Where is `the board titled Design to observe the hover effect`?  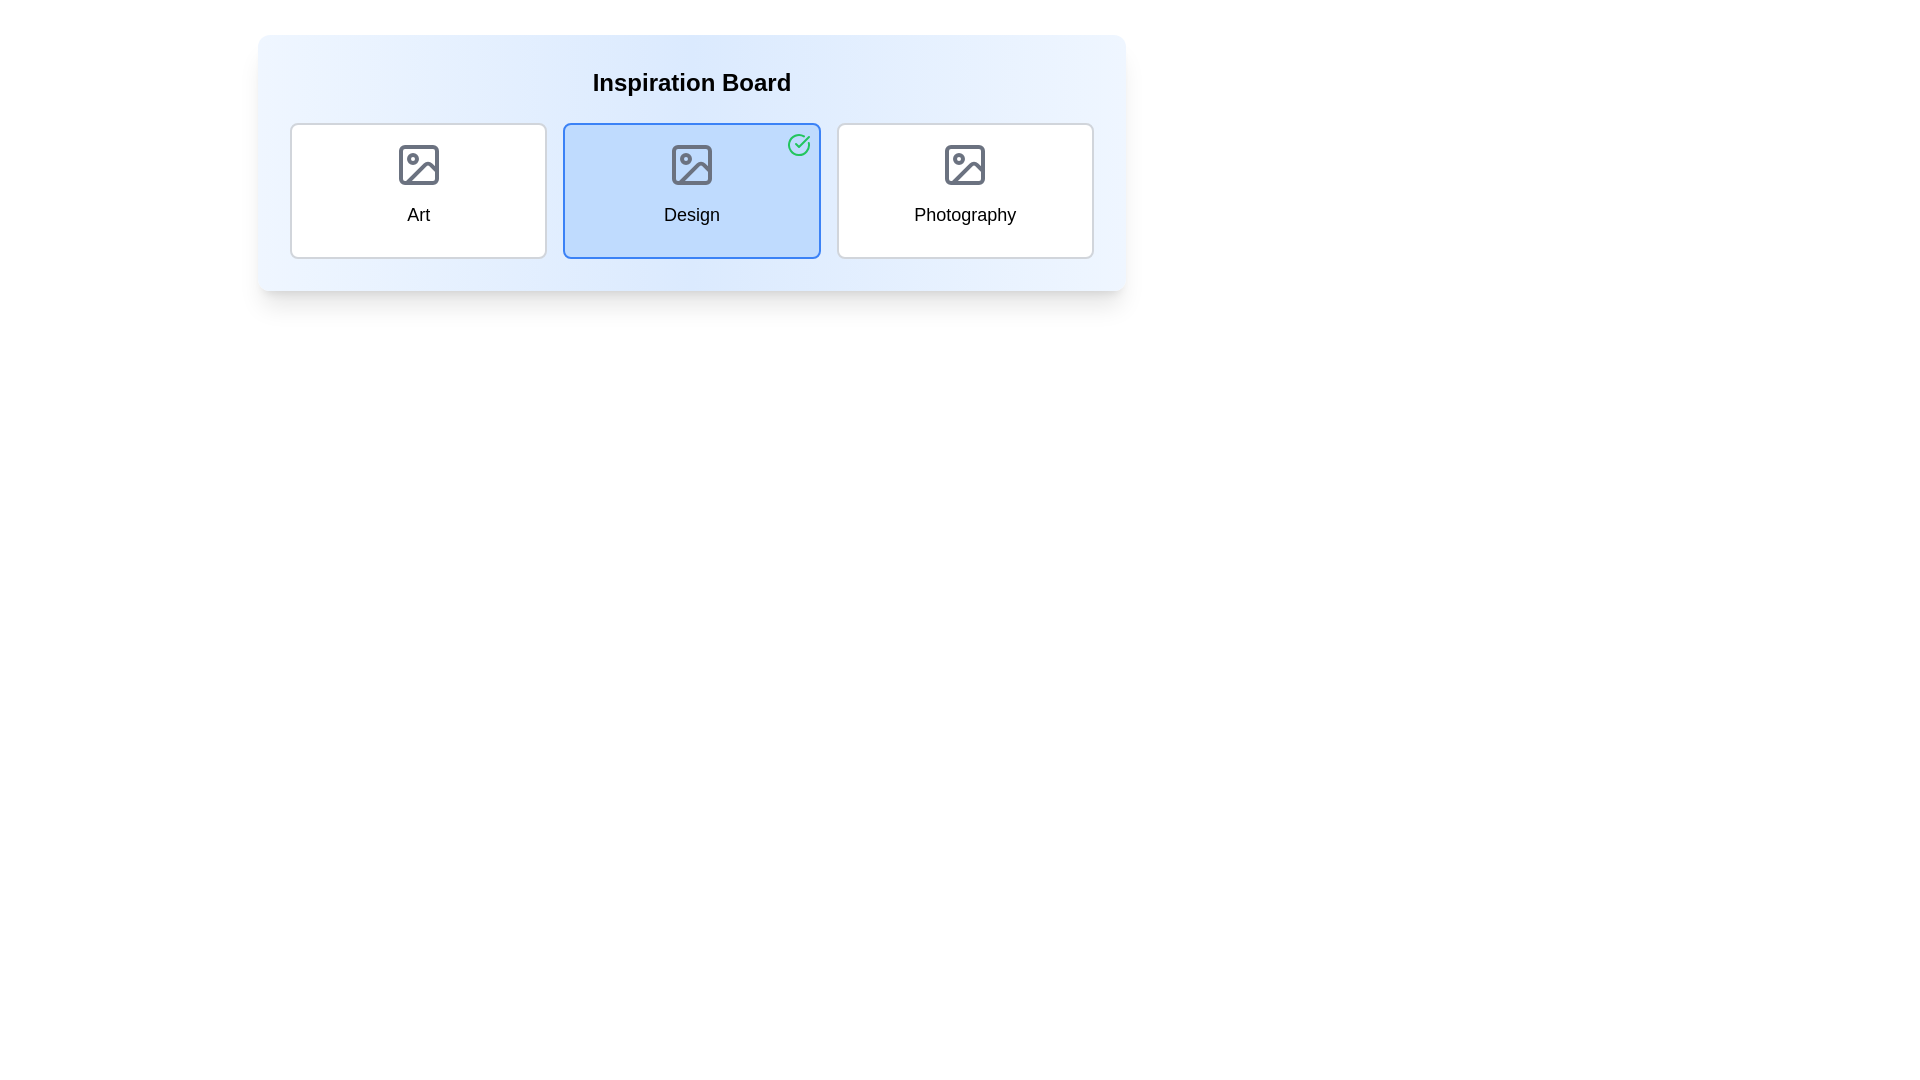
the board titled Design to observe the hover effect is located at coordinates (691, 191).